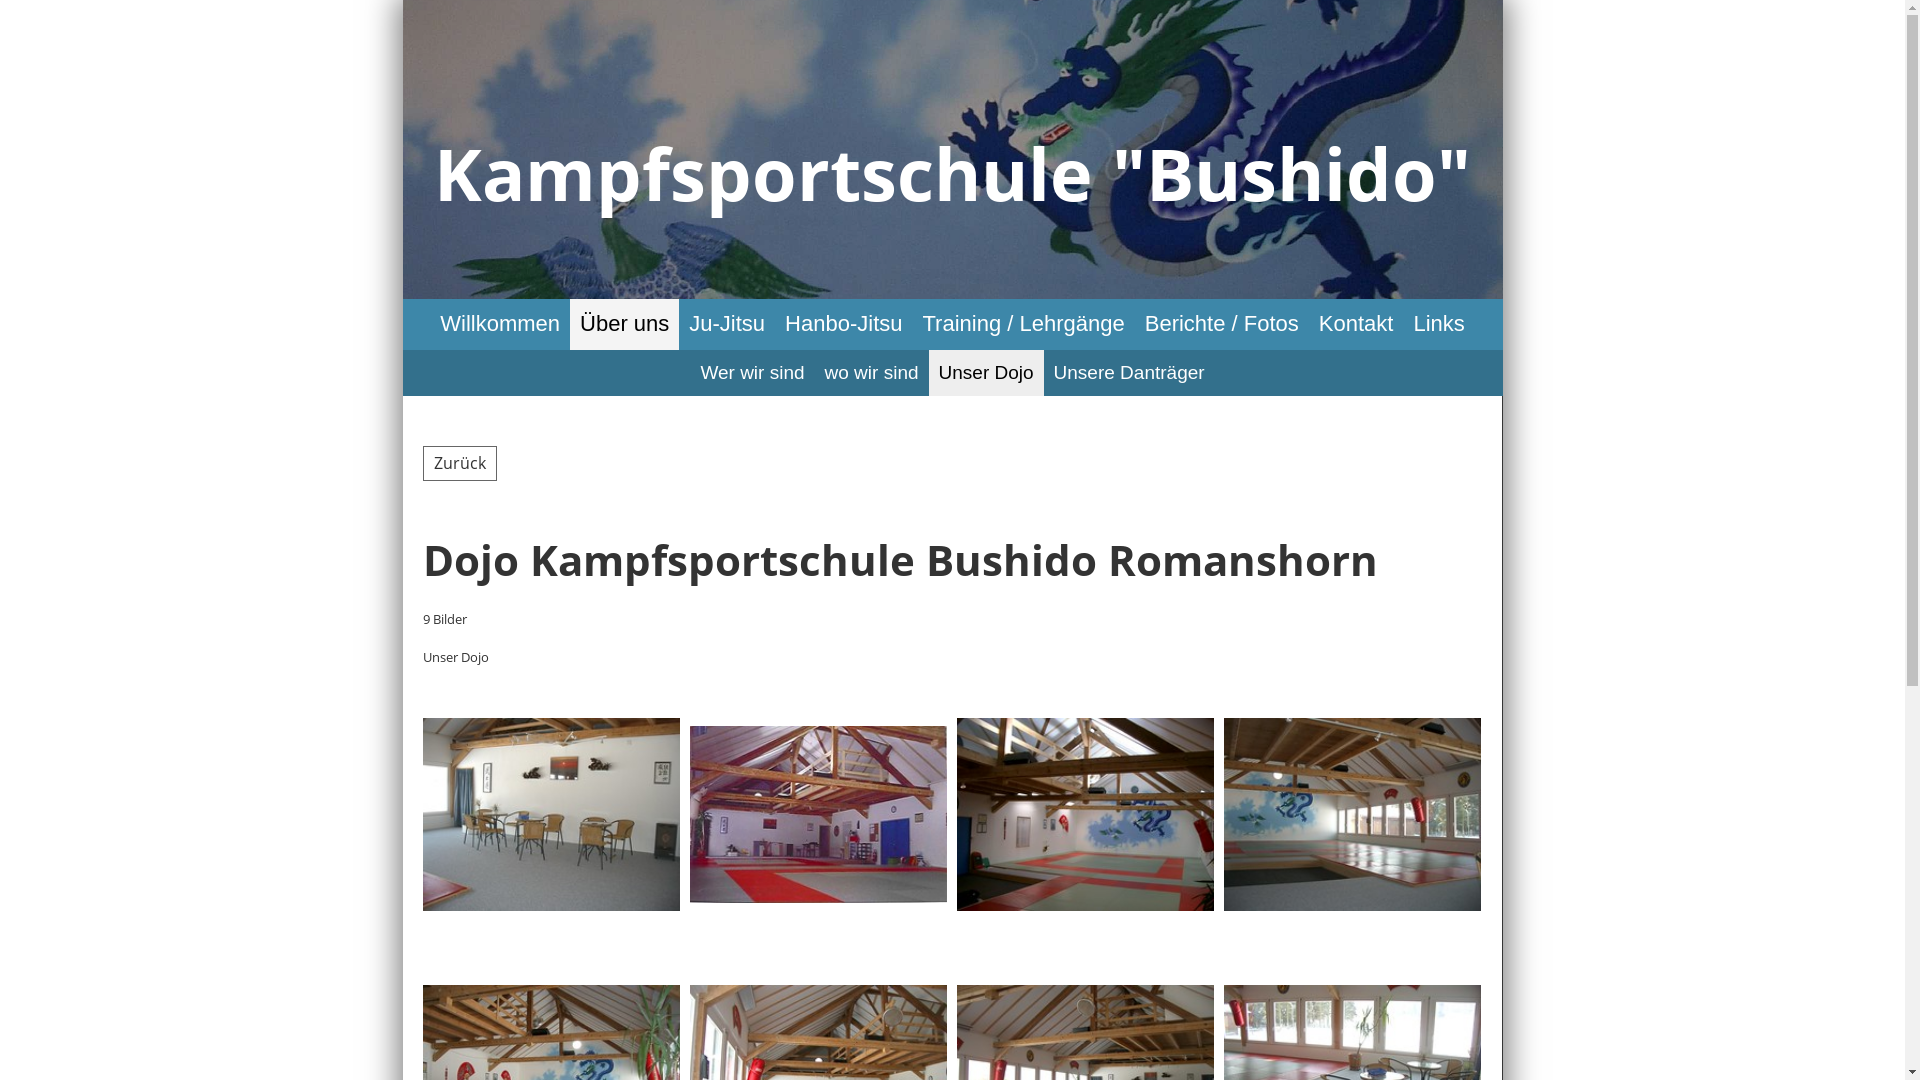 The width and height of the screenshot is (1920, 1080). What do you see at coordinates (725, 323) in the screenshot?
I see `'Ju-Jitsu'` at bounding box center [725, 323].